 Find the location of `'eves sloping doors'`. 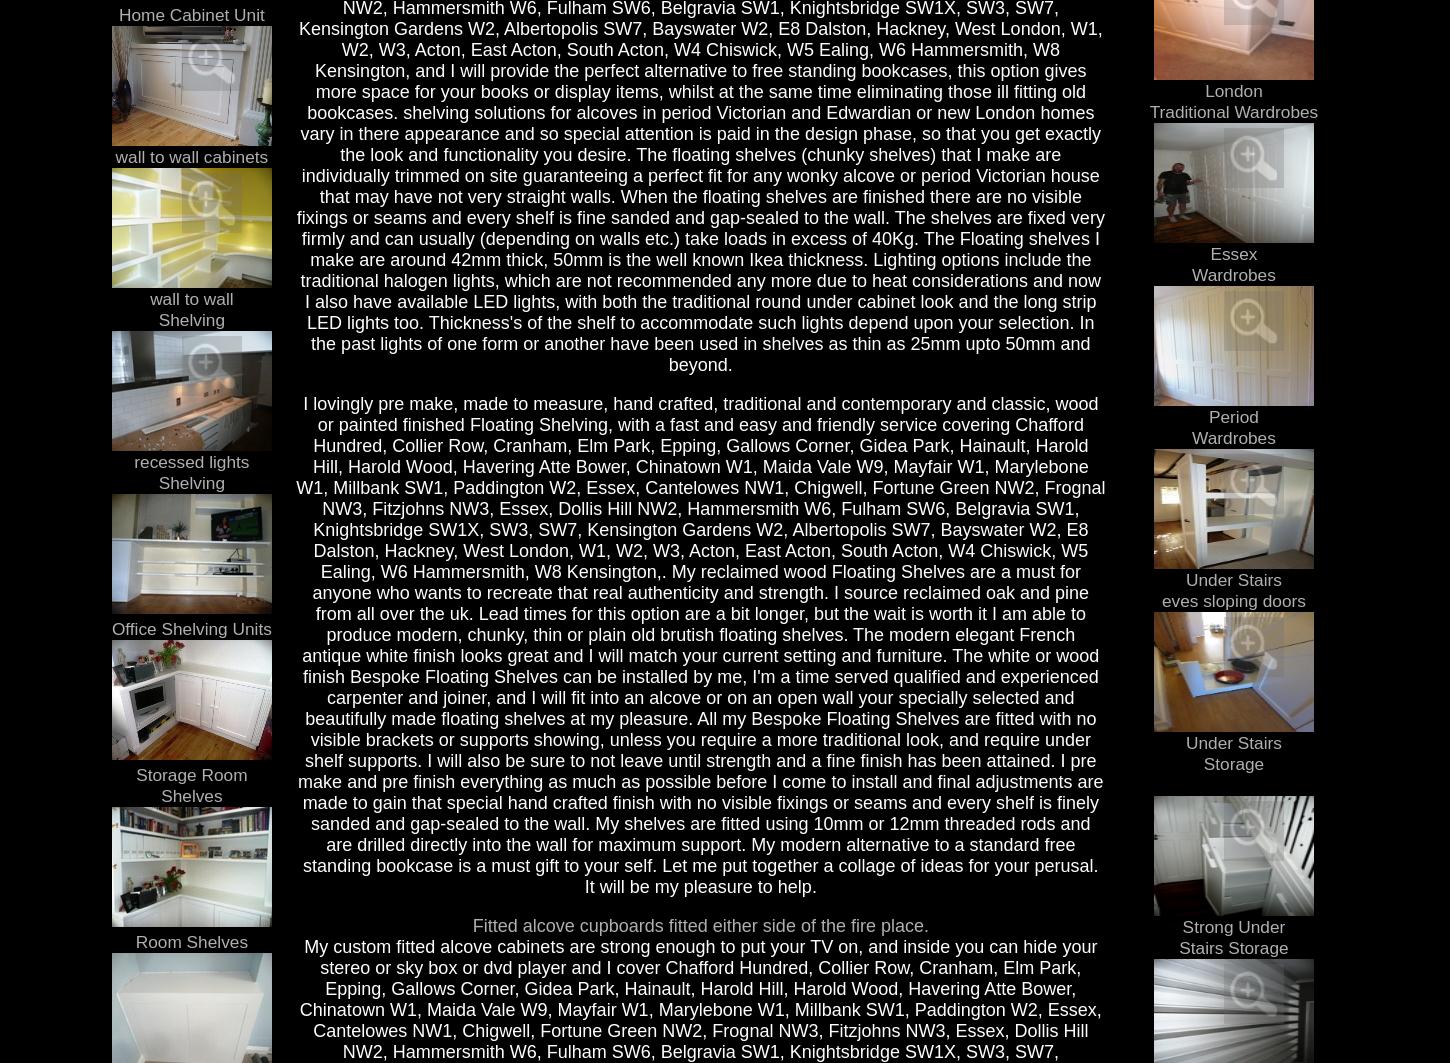

'eves sloping doors' is located at coordinates (1232, 598).